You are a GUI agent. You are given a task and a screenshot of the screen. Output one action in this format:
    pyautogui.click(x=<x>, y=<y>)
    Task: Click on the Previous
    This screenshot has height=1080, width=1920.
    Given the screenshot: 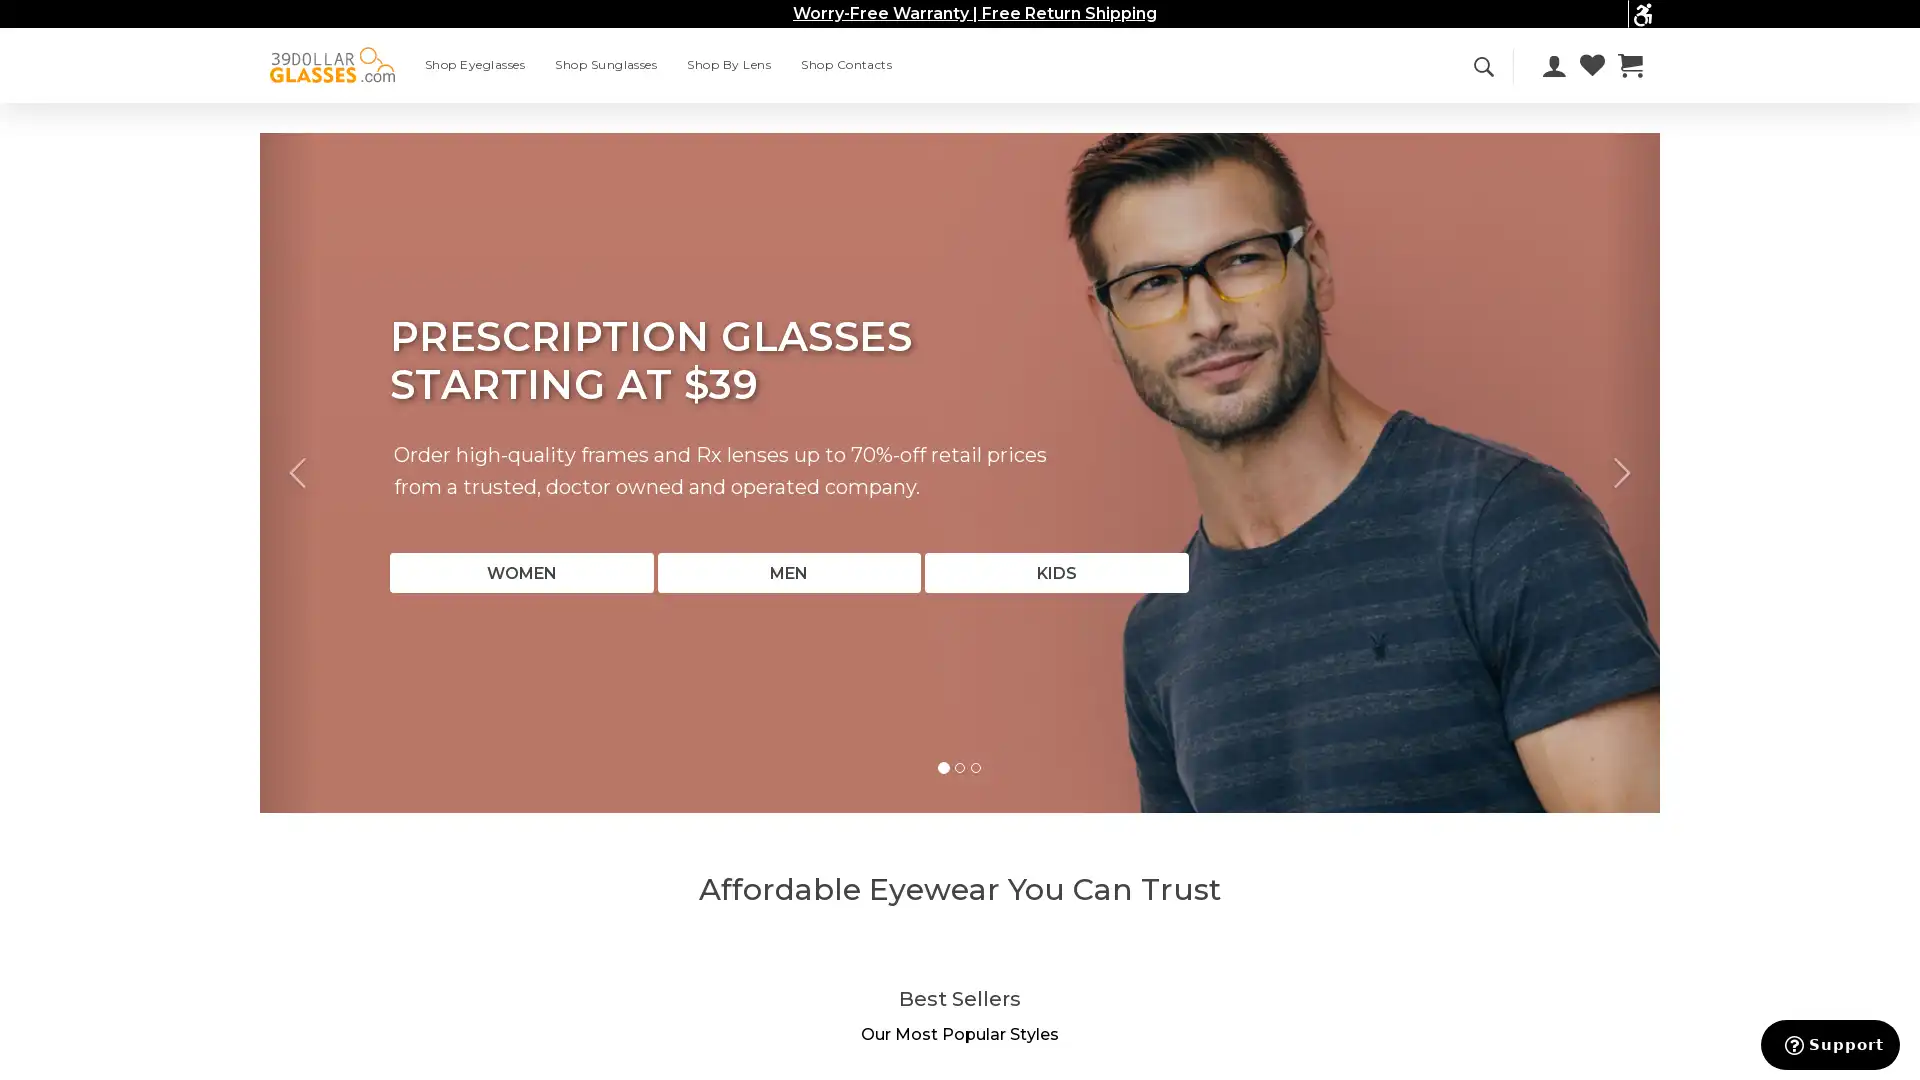 What is the action you would take?
    pyautogui.click(x=287, y=473)
    